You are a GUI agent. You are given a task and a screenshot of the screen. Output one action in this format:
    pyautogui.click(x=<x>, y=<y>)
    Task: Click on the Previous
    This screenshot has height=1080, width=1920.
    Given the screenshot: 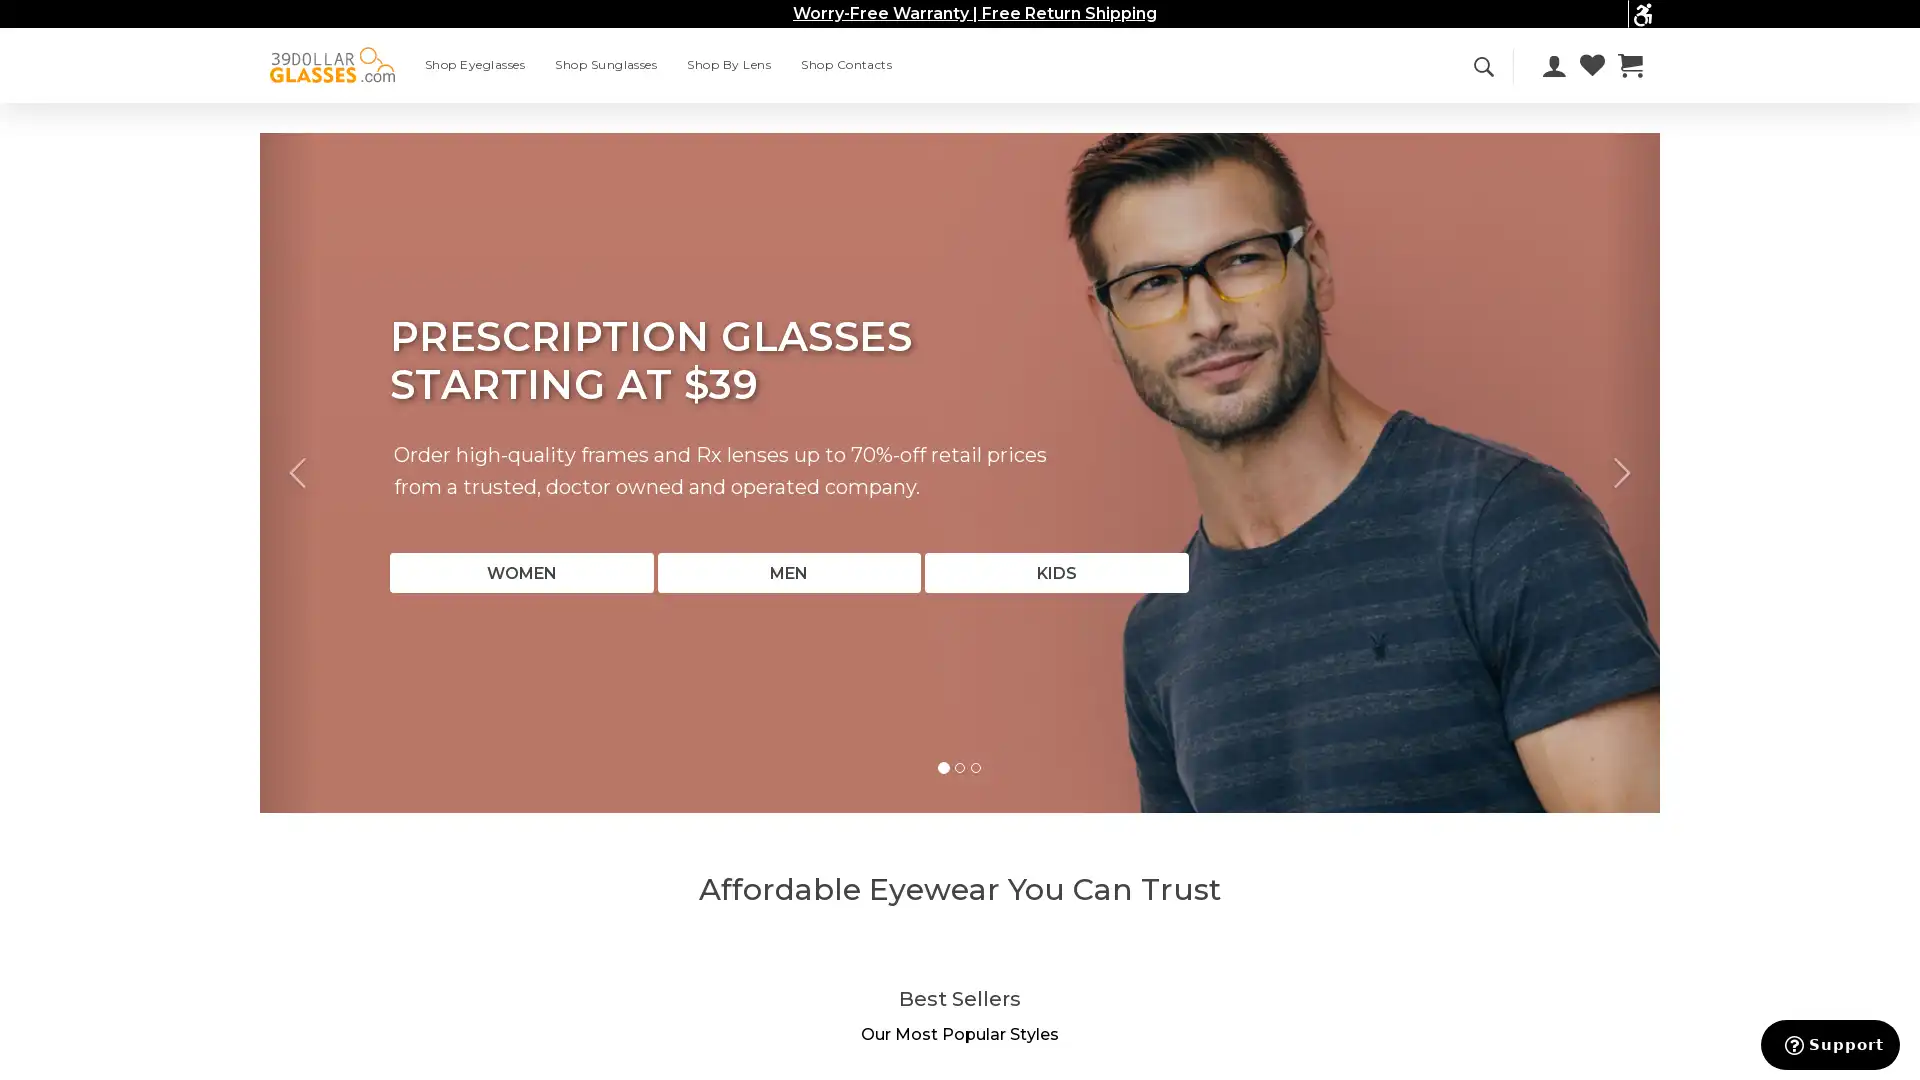 What is the action you would take?
    pyautogui.click(x=287, y=473)
    